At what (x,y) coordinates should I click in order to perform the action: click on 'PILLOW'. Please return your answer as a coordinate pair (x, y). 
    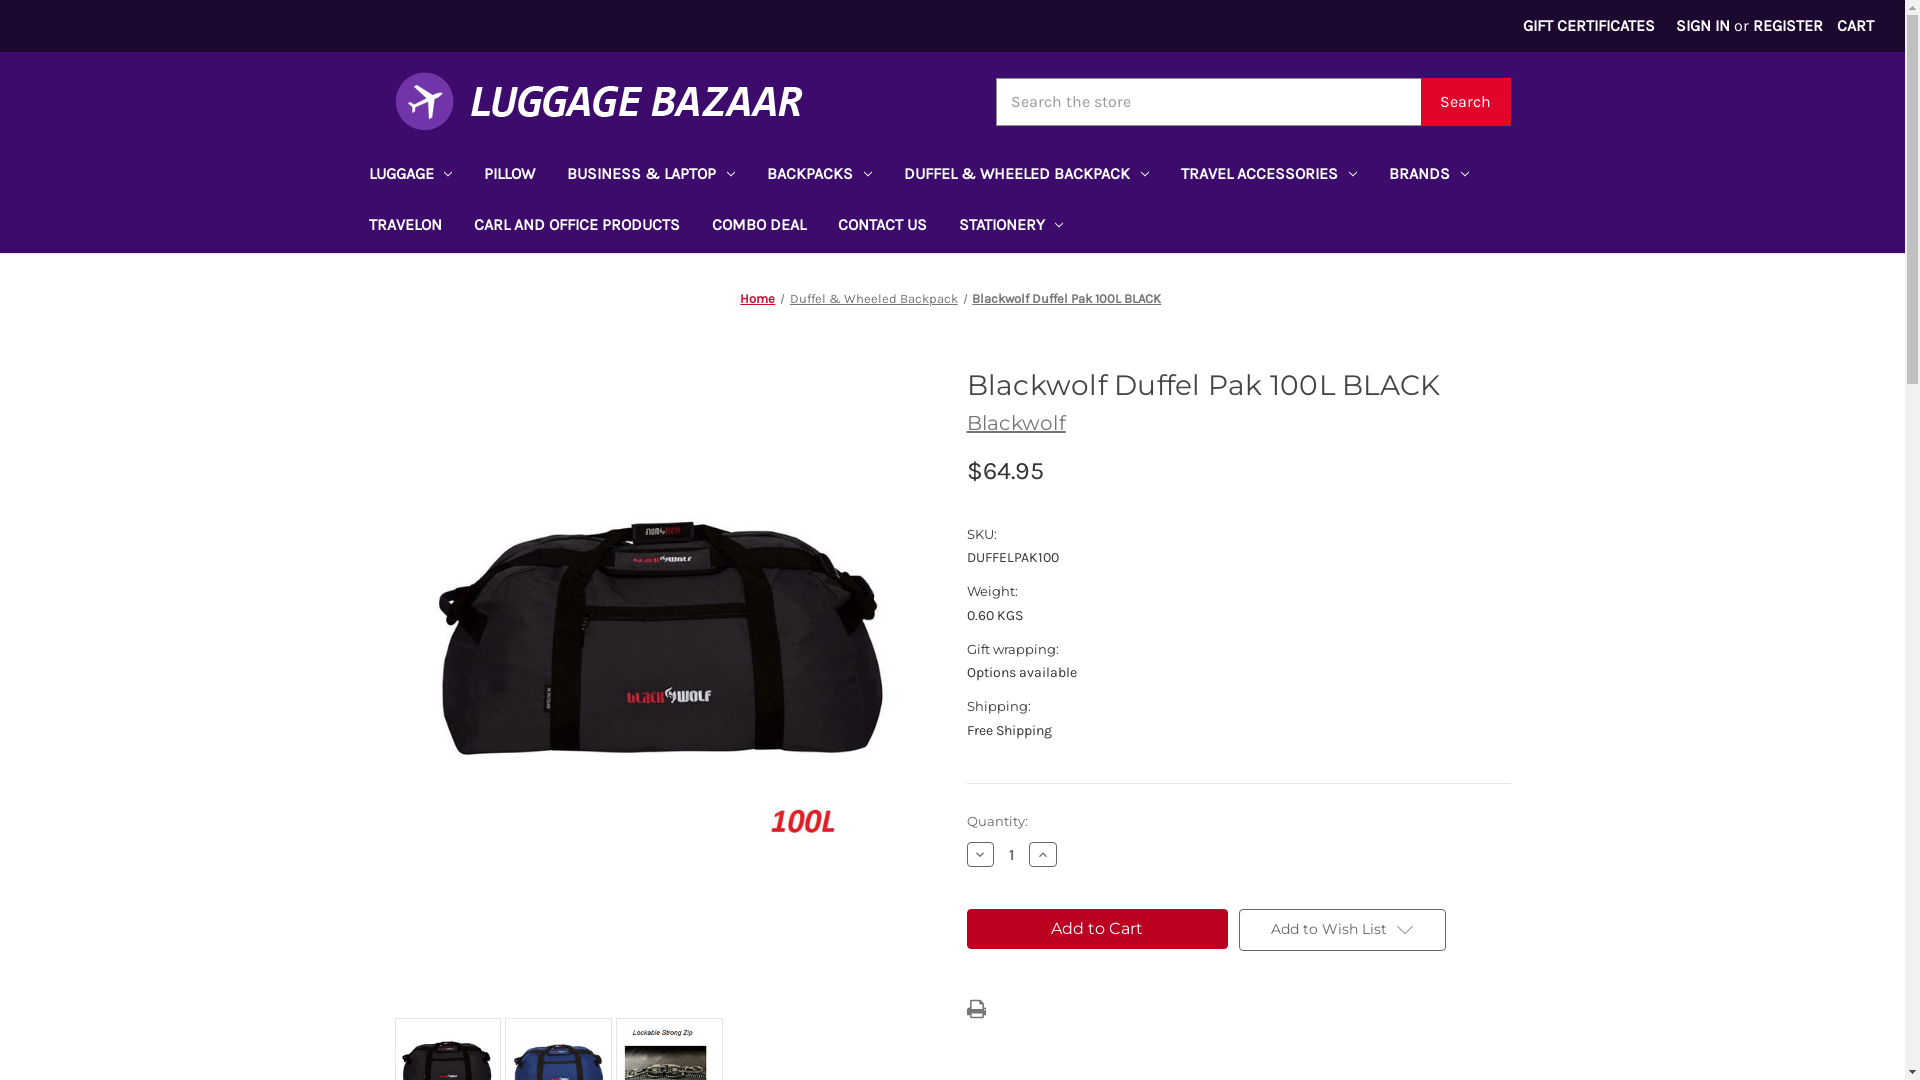
    Looking at the image, I should click on (509, 175).